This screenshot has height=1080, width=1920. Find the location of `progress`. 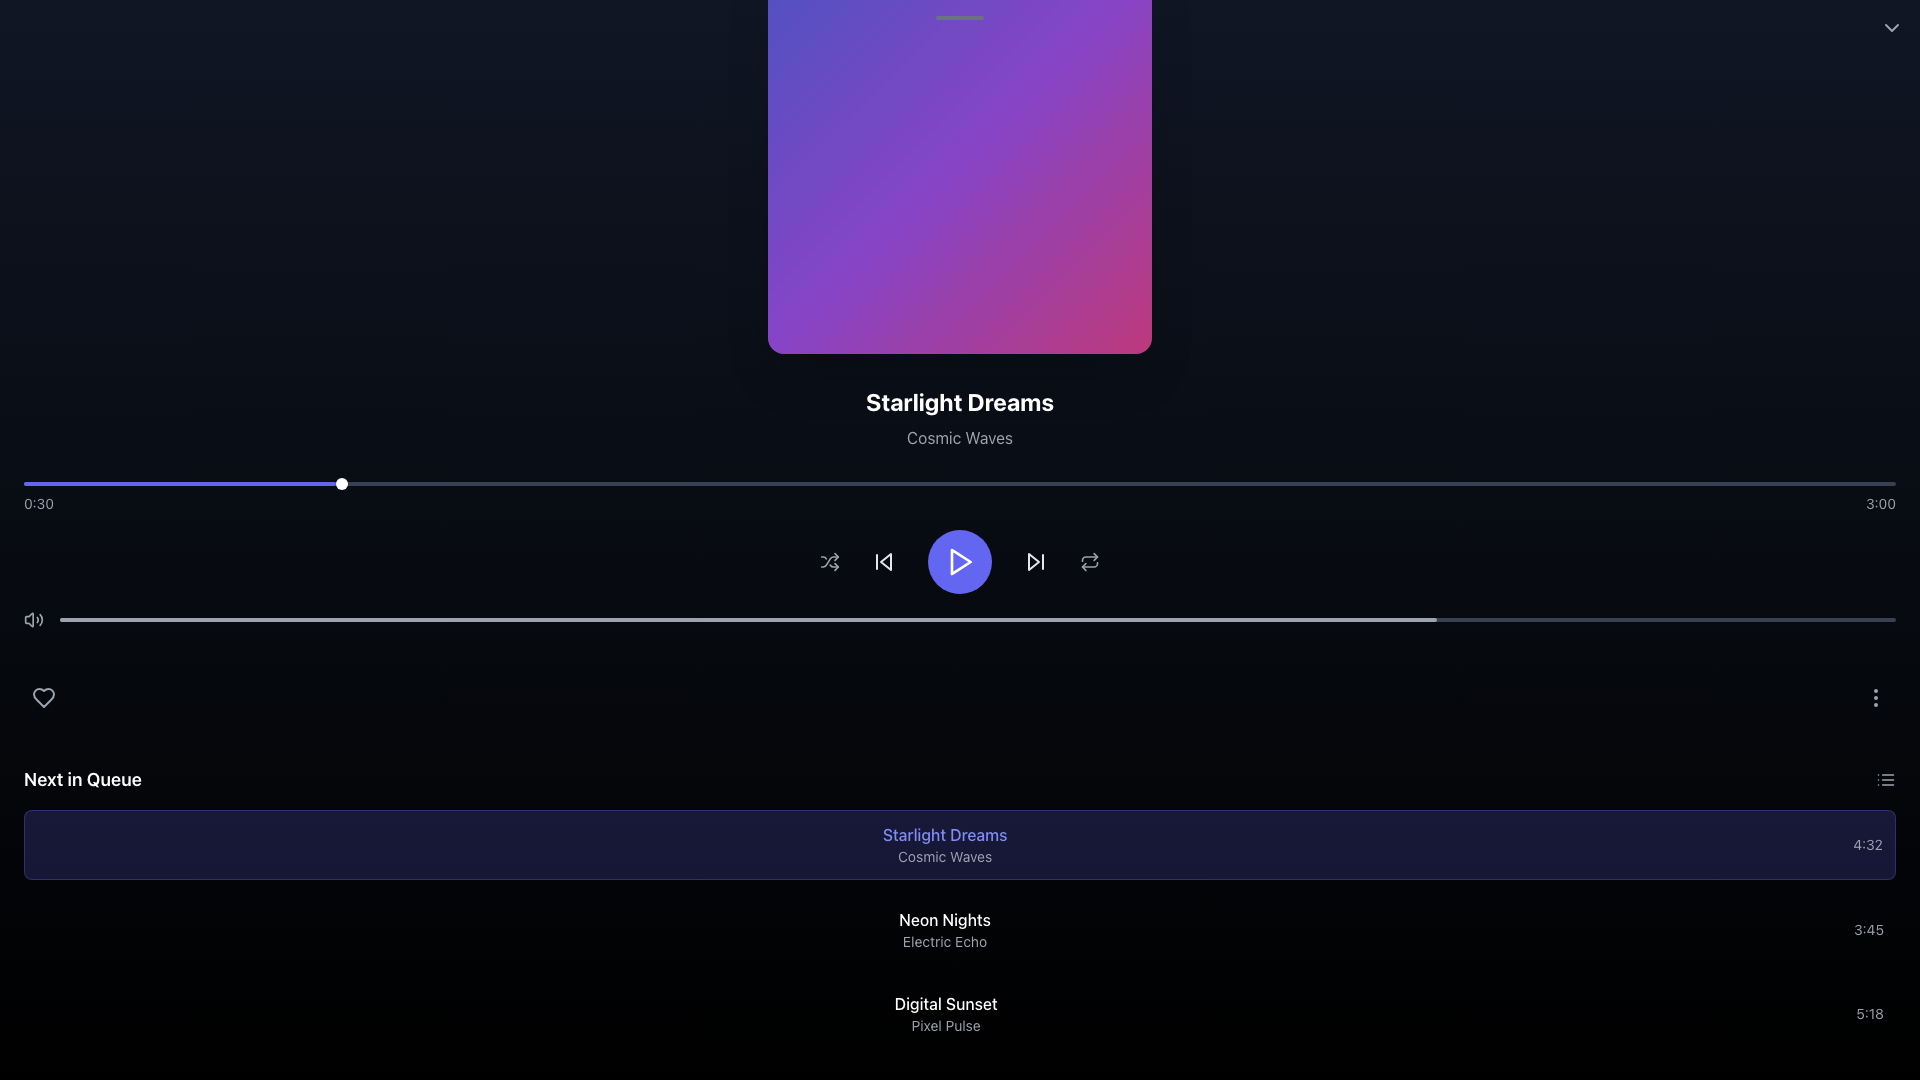

progress is located at coordinates (198, 483).